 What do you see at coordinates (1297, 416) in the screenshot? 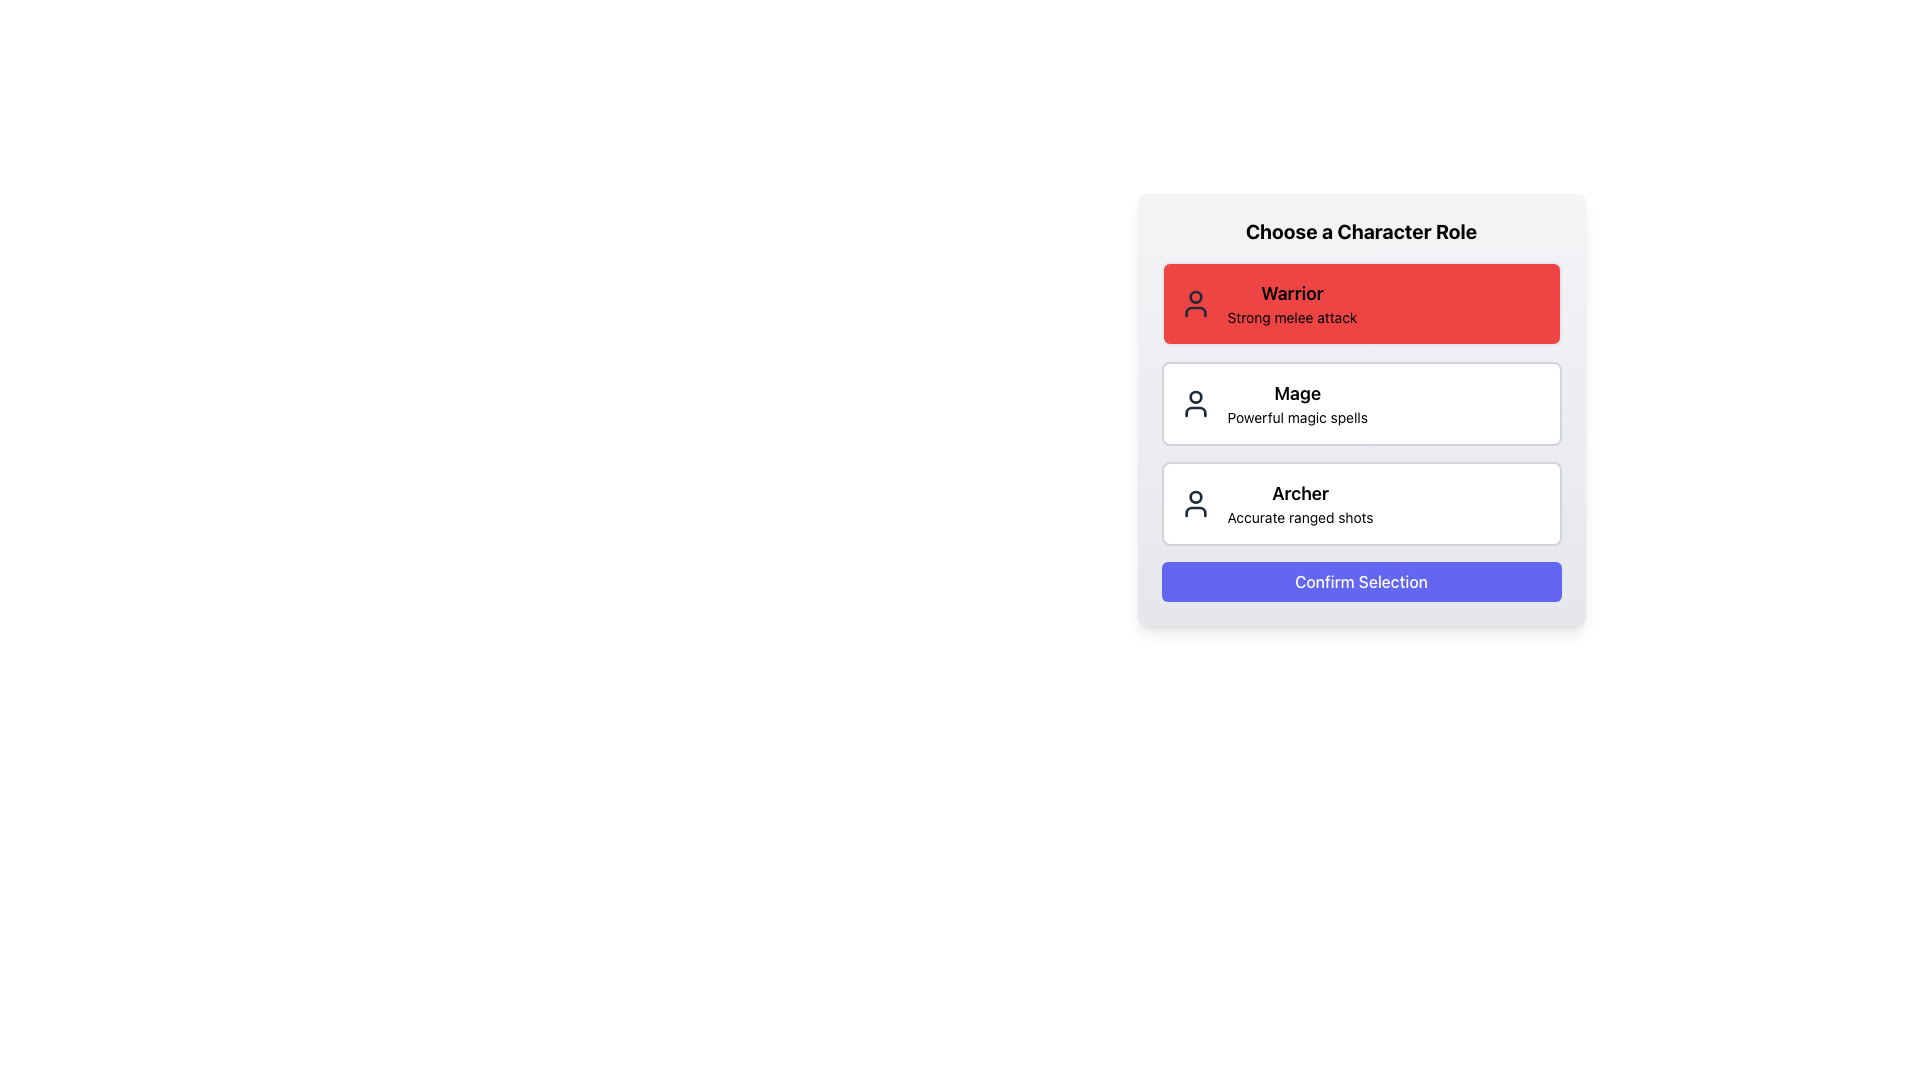
I see `the text label reading 'Powerful magic spells' located below the 'Mage' label in the selection card for 'Mage'` at bounding box center [1297, 416].